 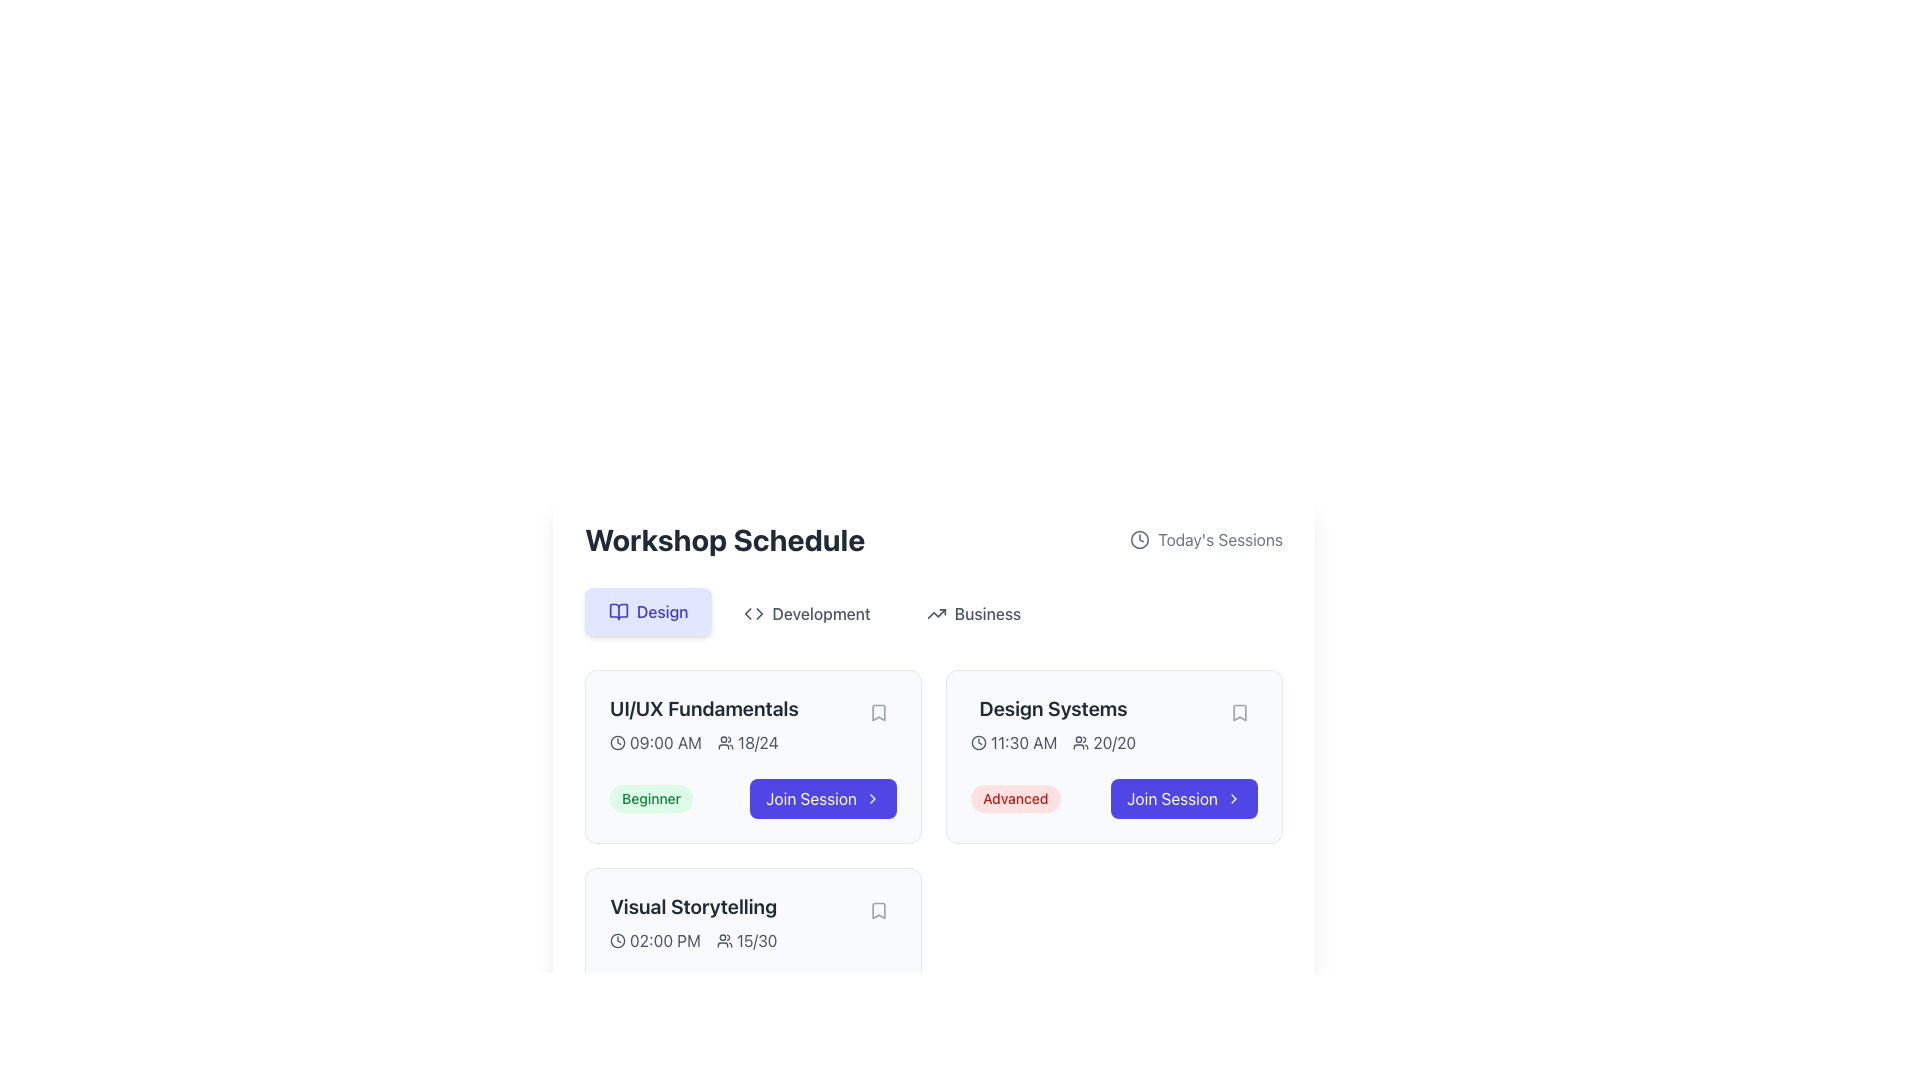 What do you see at coordinates (878, 712) in the screenshot?
I see `the bookmark icon in the top-right corner of the 'UI/UX Fundamentals' session card to bookmark the session for later reference` at bounding box center [878, 712].